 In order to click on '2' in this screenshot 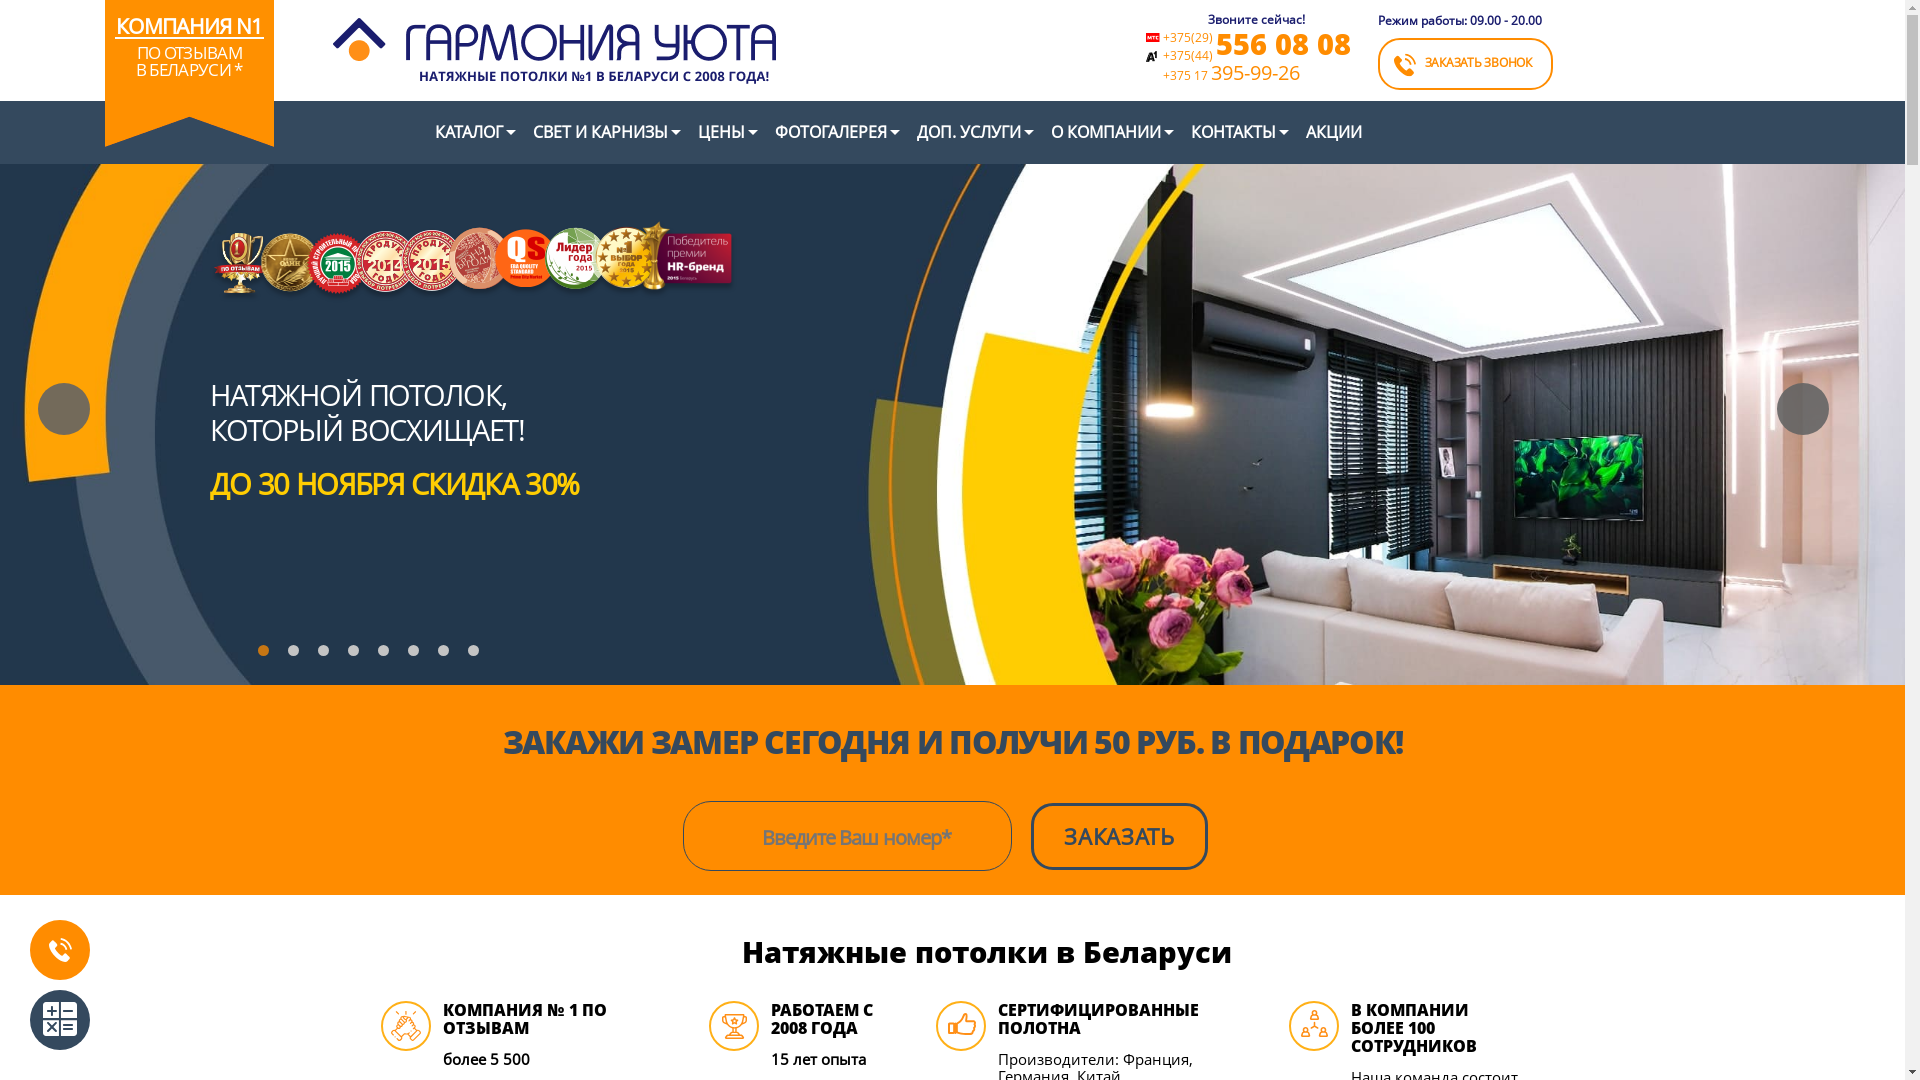, I will do `click(296, 655)`.